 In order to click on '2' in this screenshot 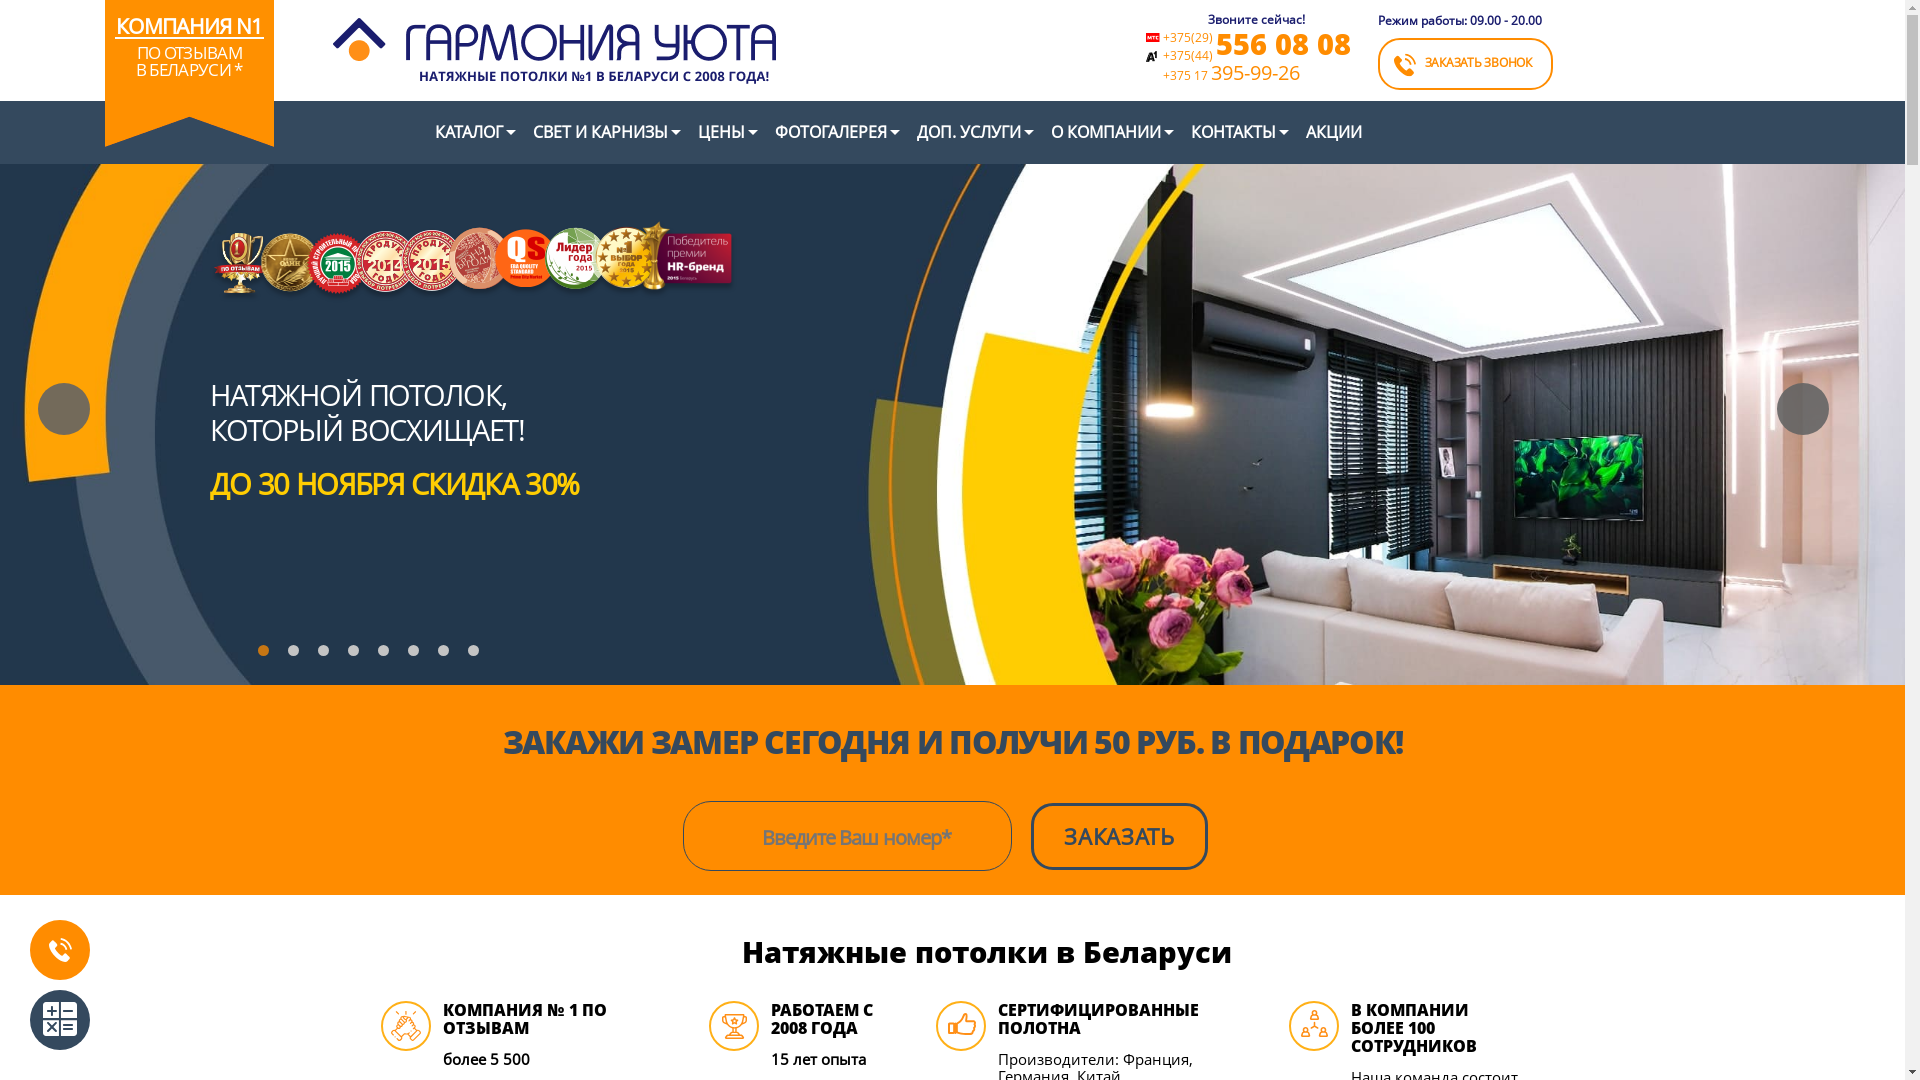, I will do `click(296, 655)`.